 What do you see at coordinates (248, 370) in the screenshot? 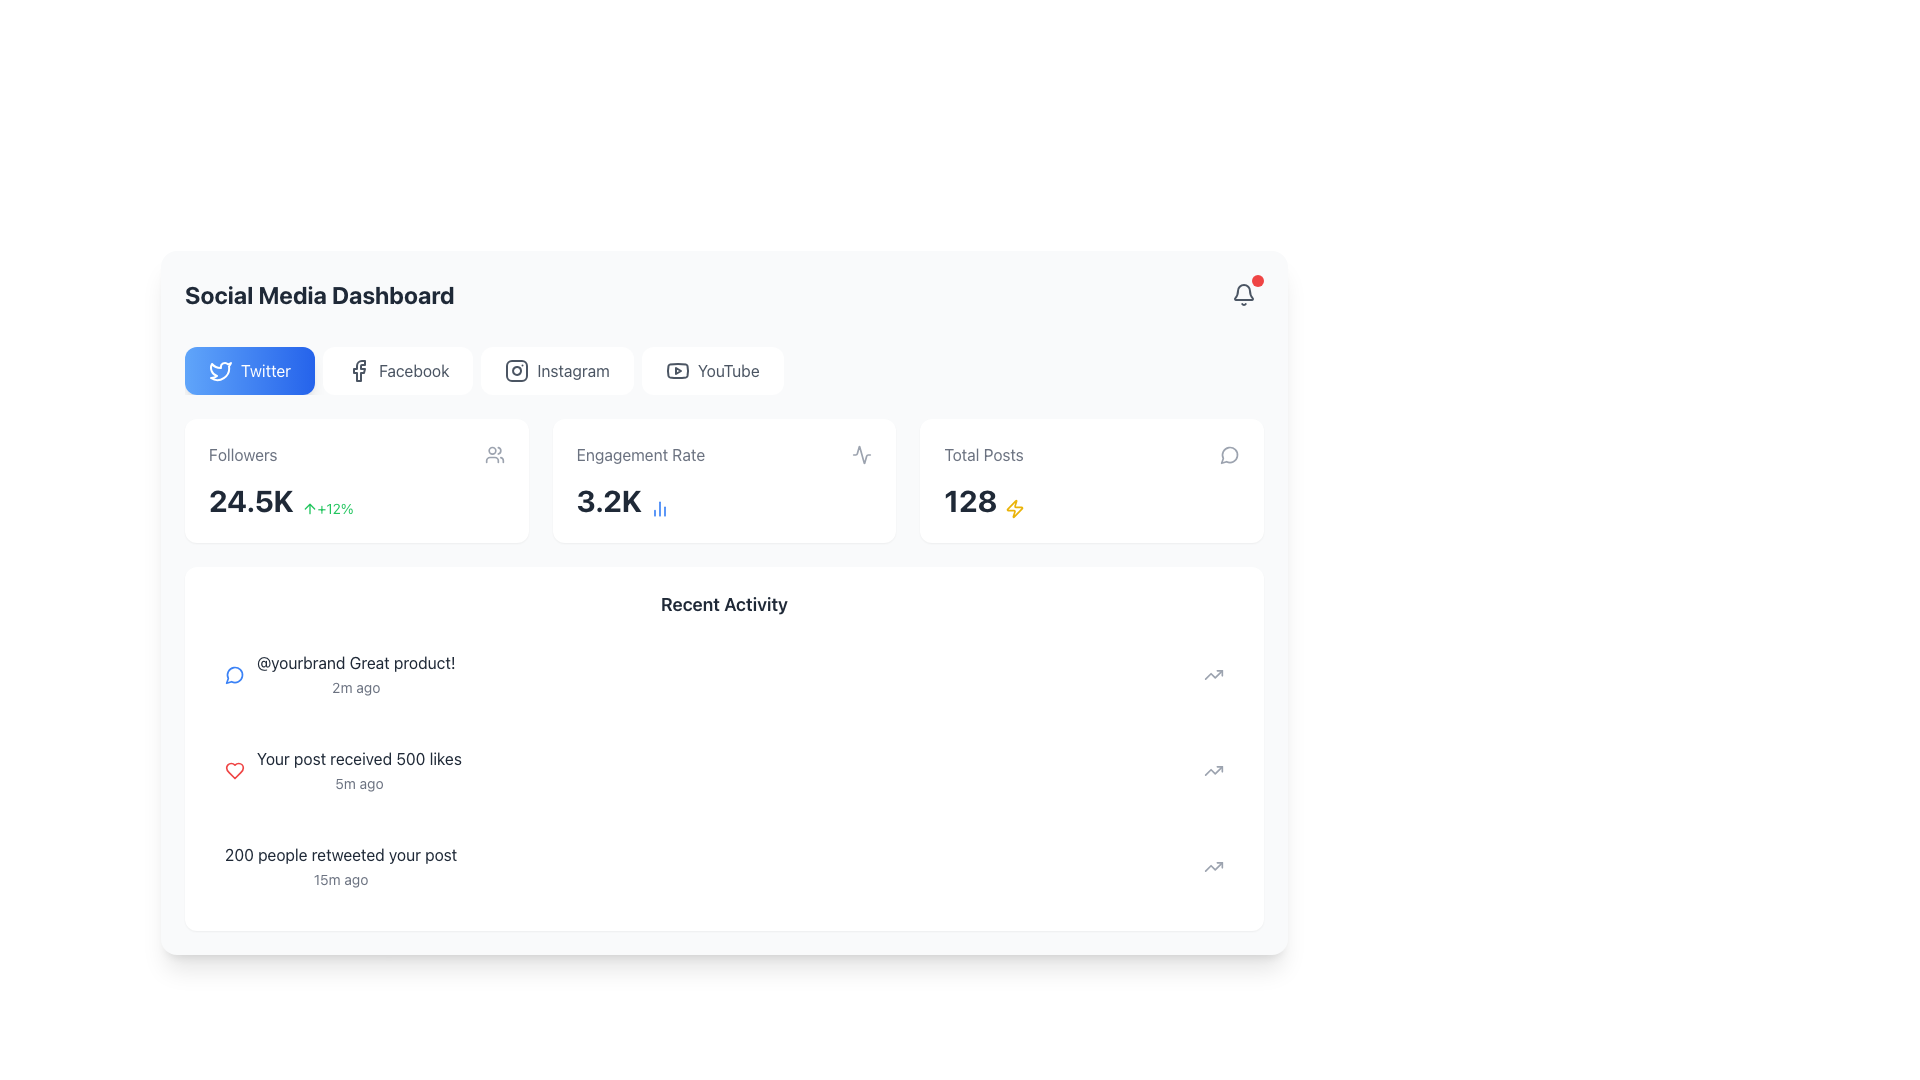
I see `the 'Twitter' button, which is a rectangular button with a gradient blue background and white text, located beneath the 'Social Media Dashboard' heading` at bounding box center [248, 370].